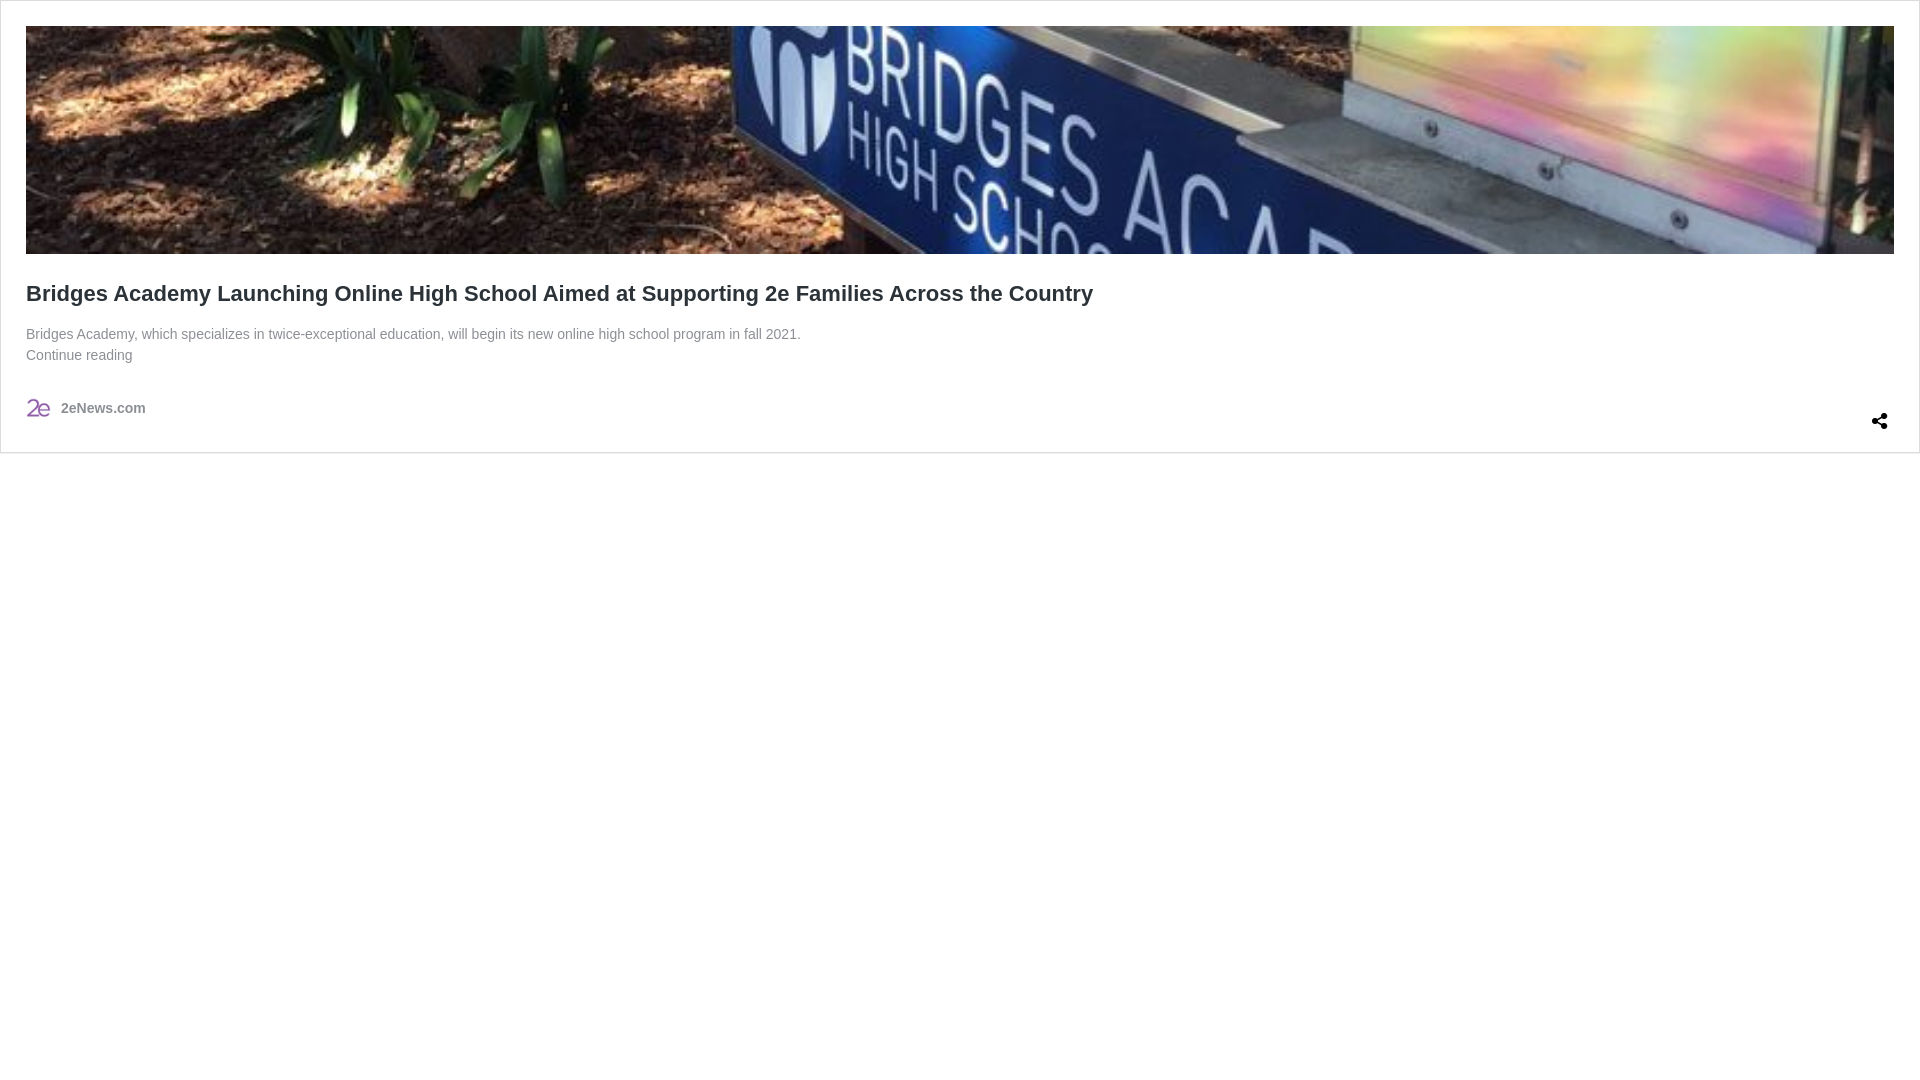 This screenshot has width=1920, height=1080. Describe the element at coordinates (85, 407) in the screenshot. I see `'2eNews.com'` at that location.